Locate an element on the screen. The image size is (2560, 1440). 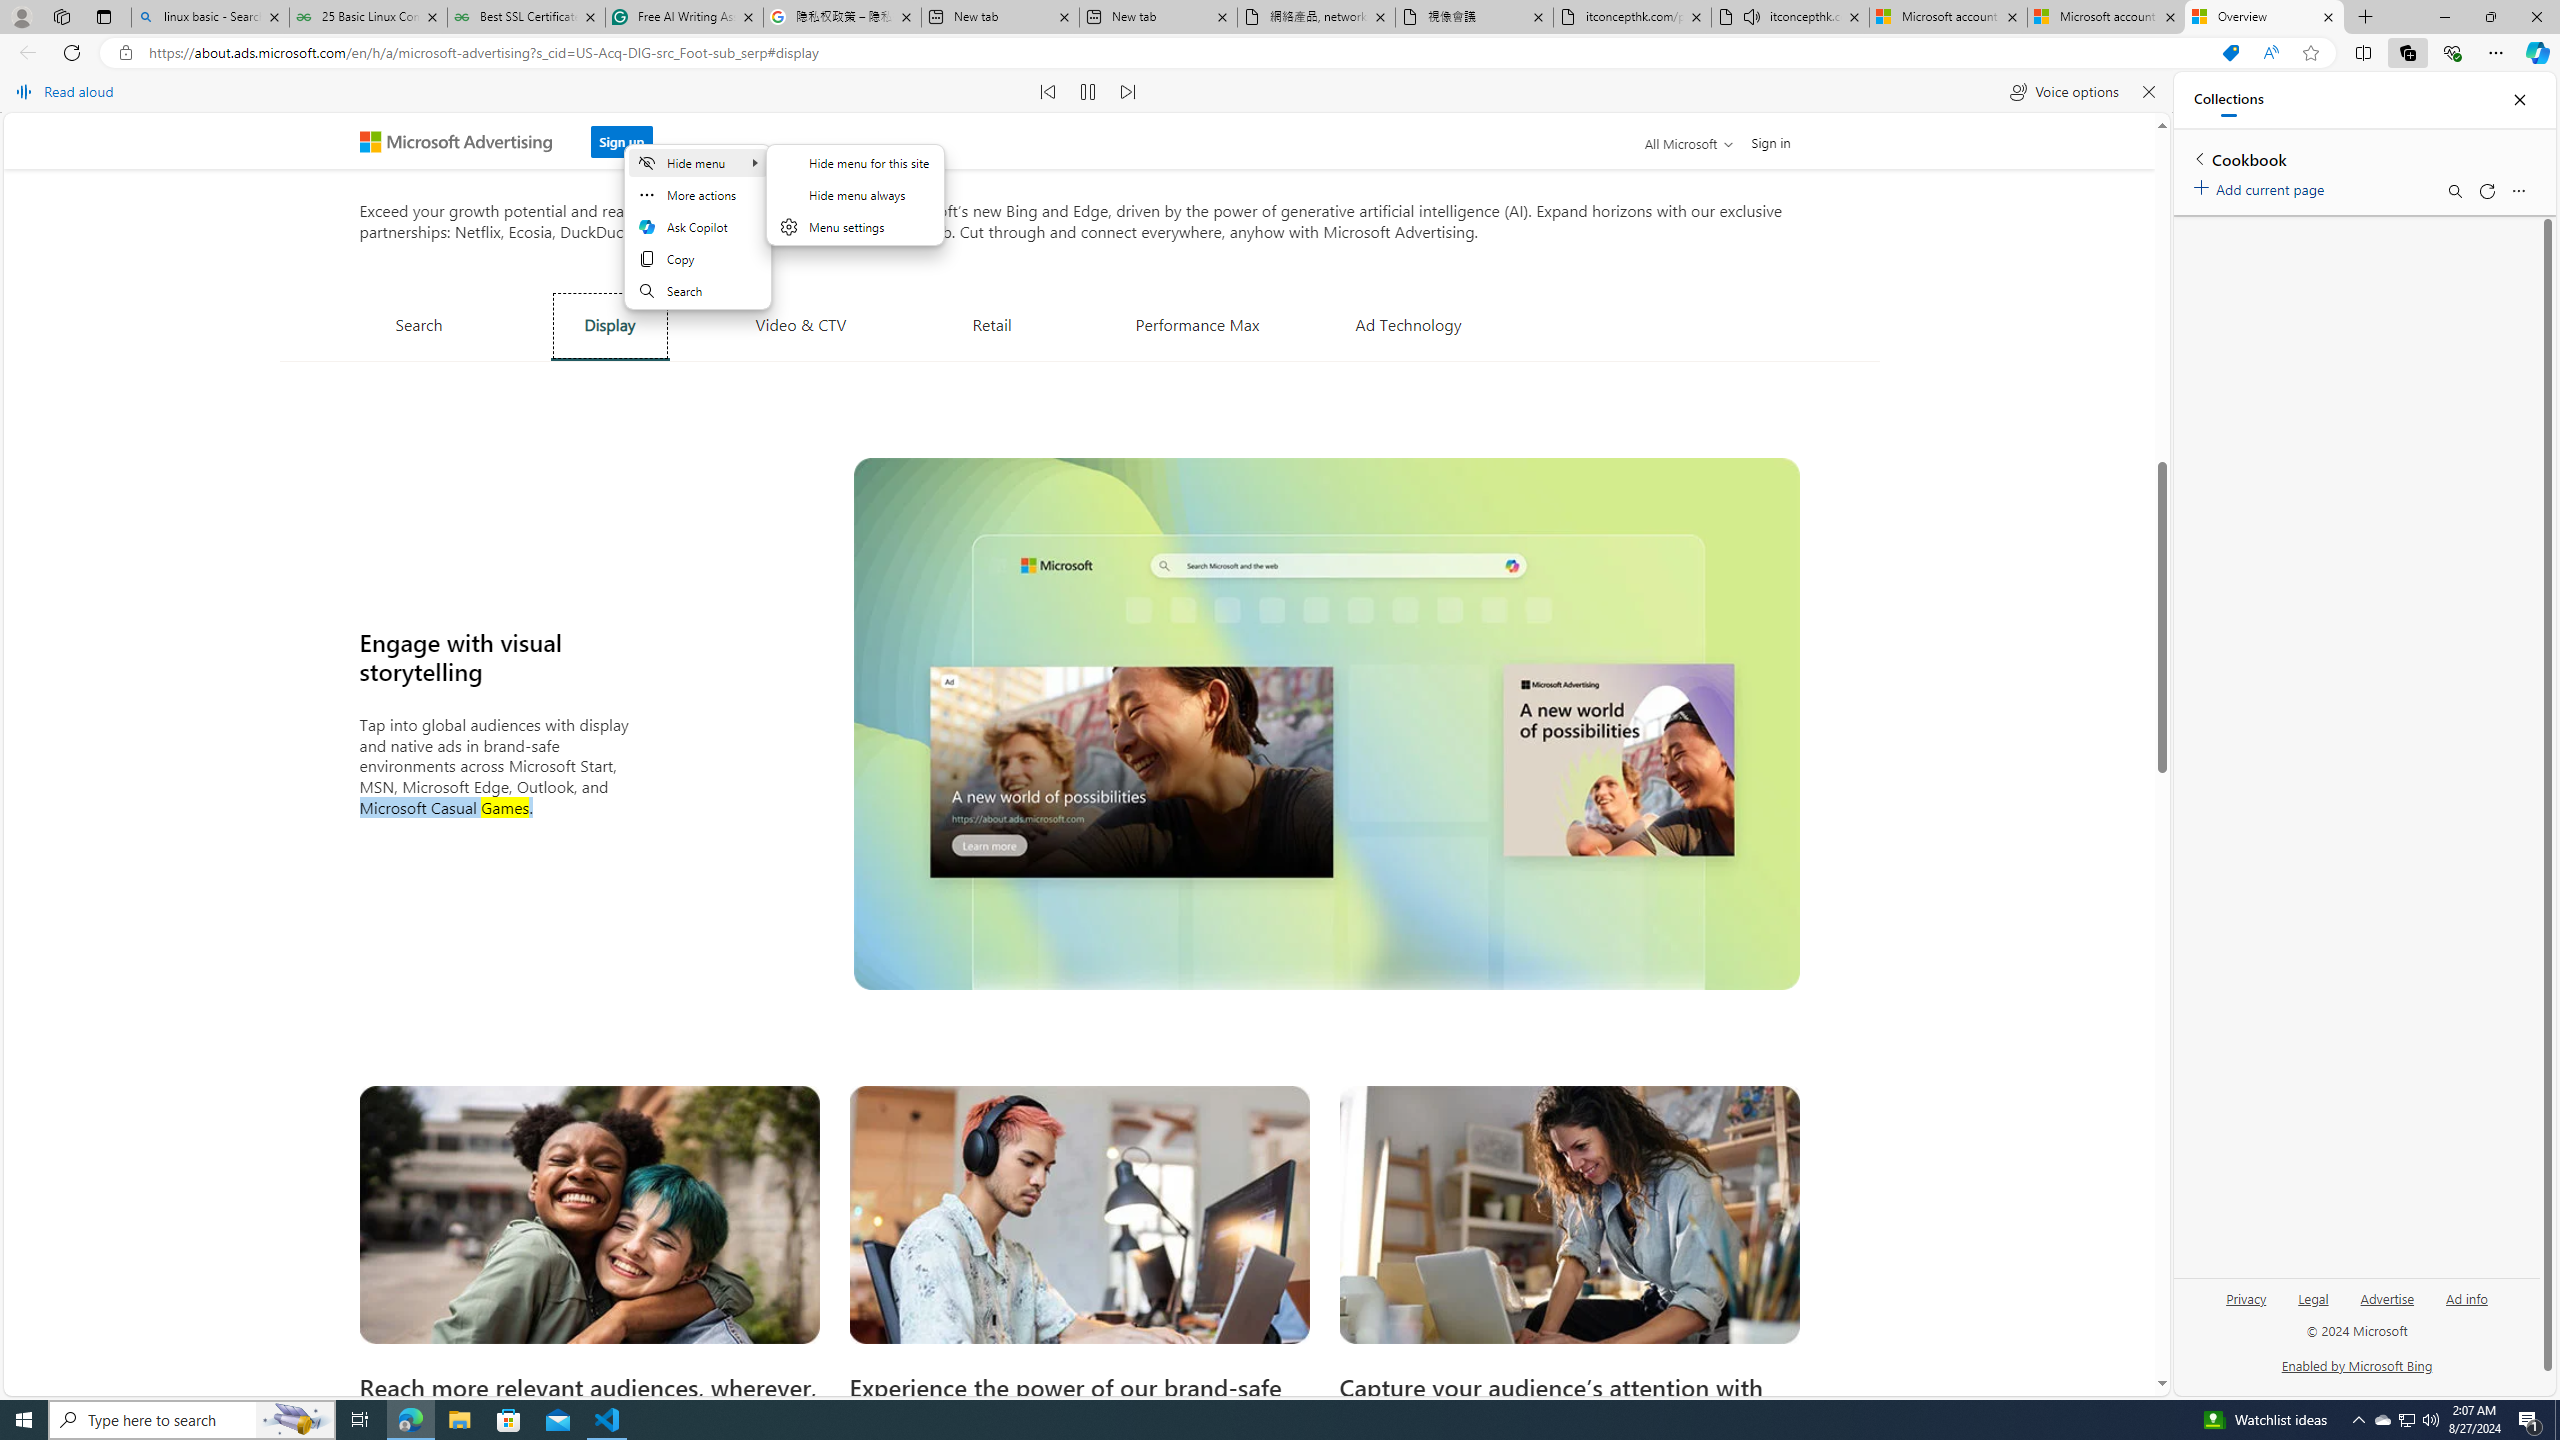
'linux basic - Search' is located at coordinates (208, 16).